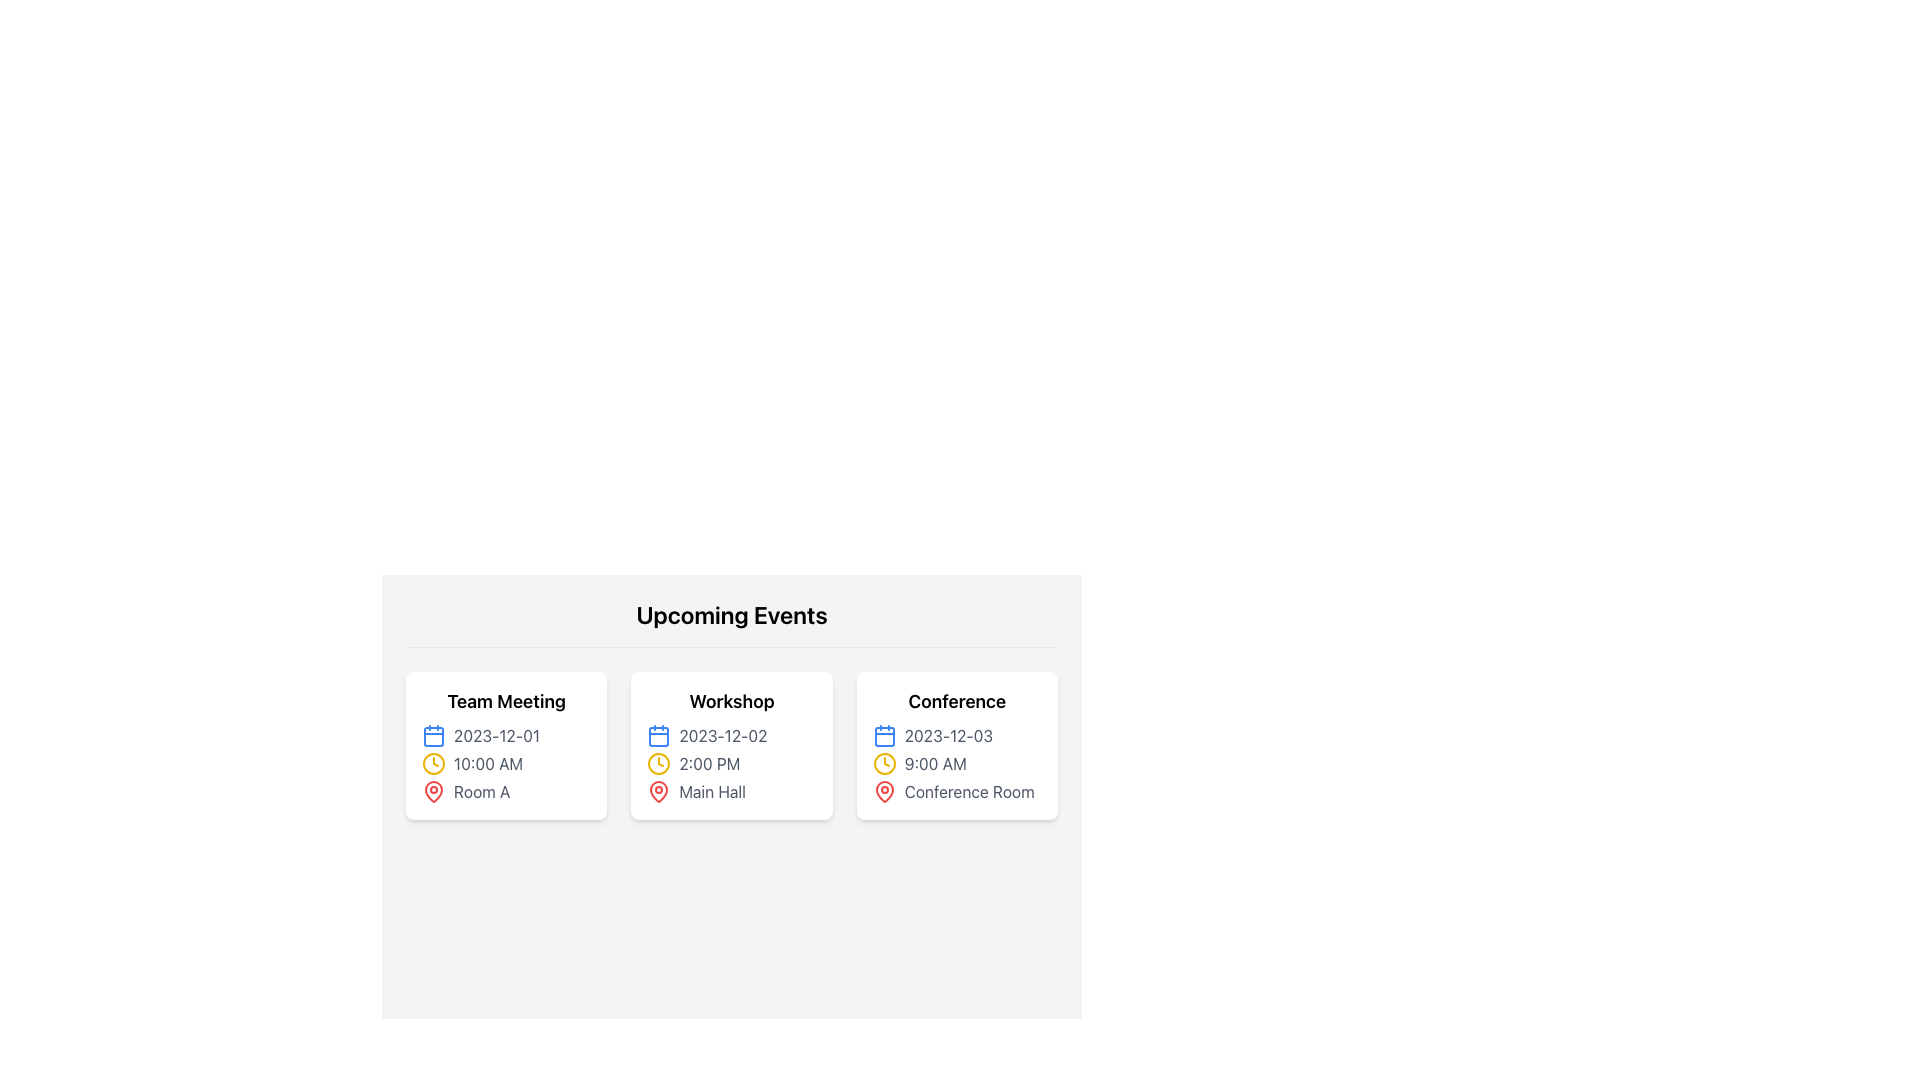  Describe the element at coordinates (883, 736) in the screenshot. I see `the graphical decoration representing the body of the calendar icon located above the date '2023-12-03' in the third column of the 'Upcoming Events' section` at that location.